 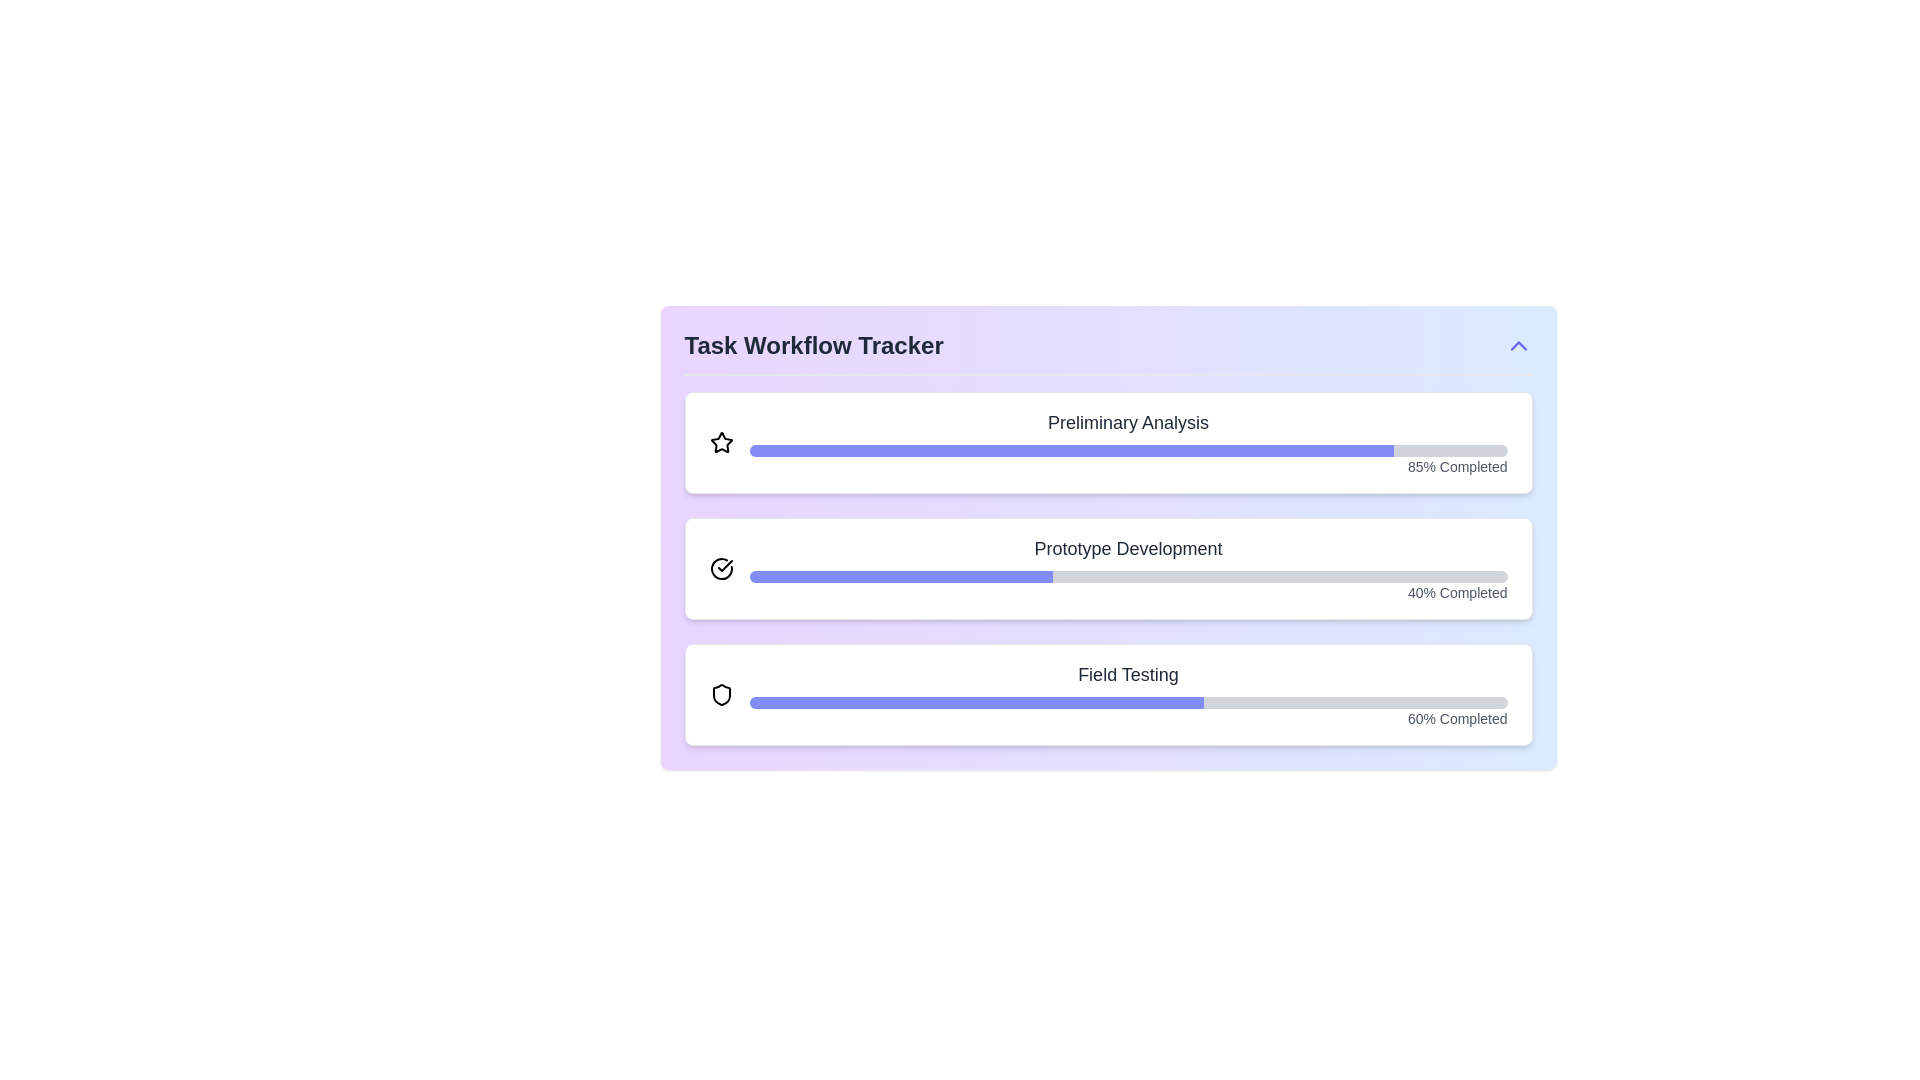 I want to click on the 'Preliminary Analysis' progress tracker component, so click(x=1128, y=442).